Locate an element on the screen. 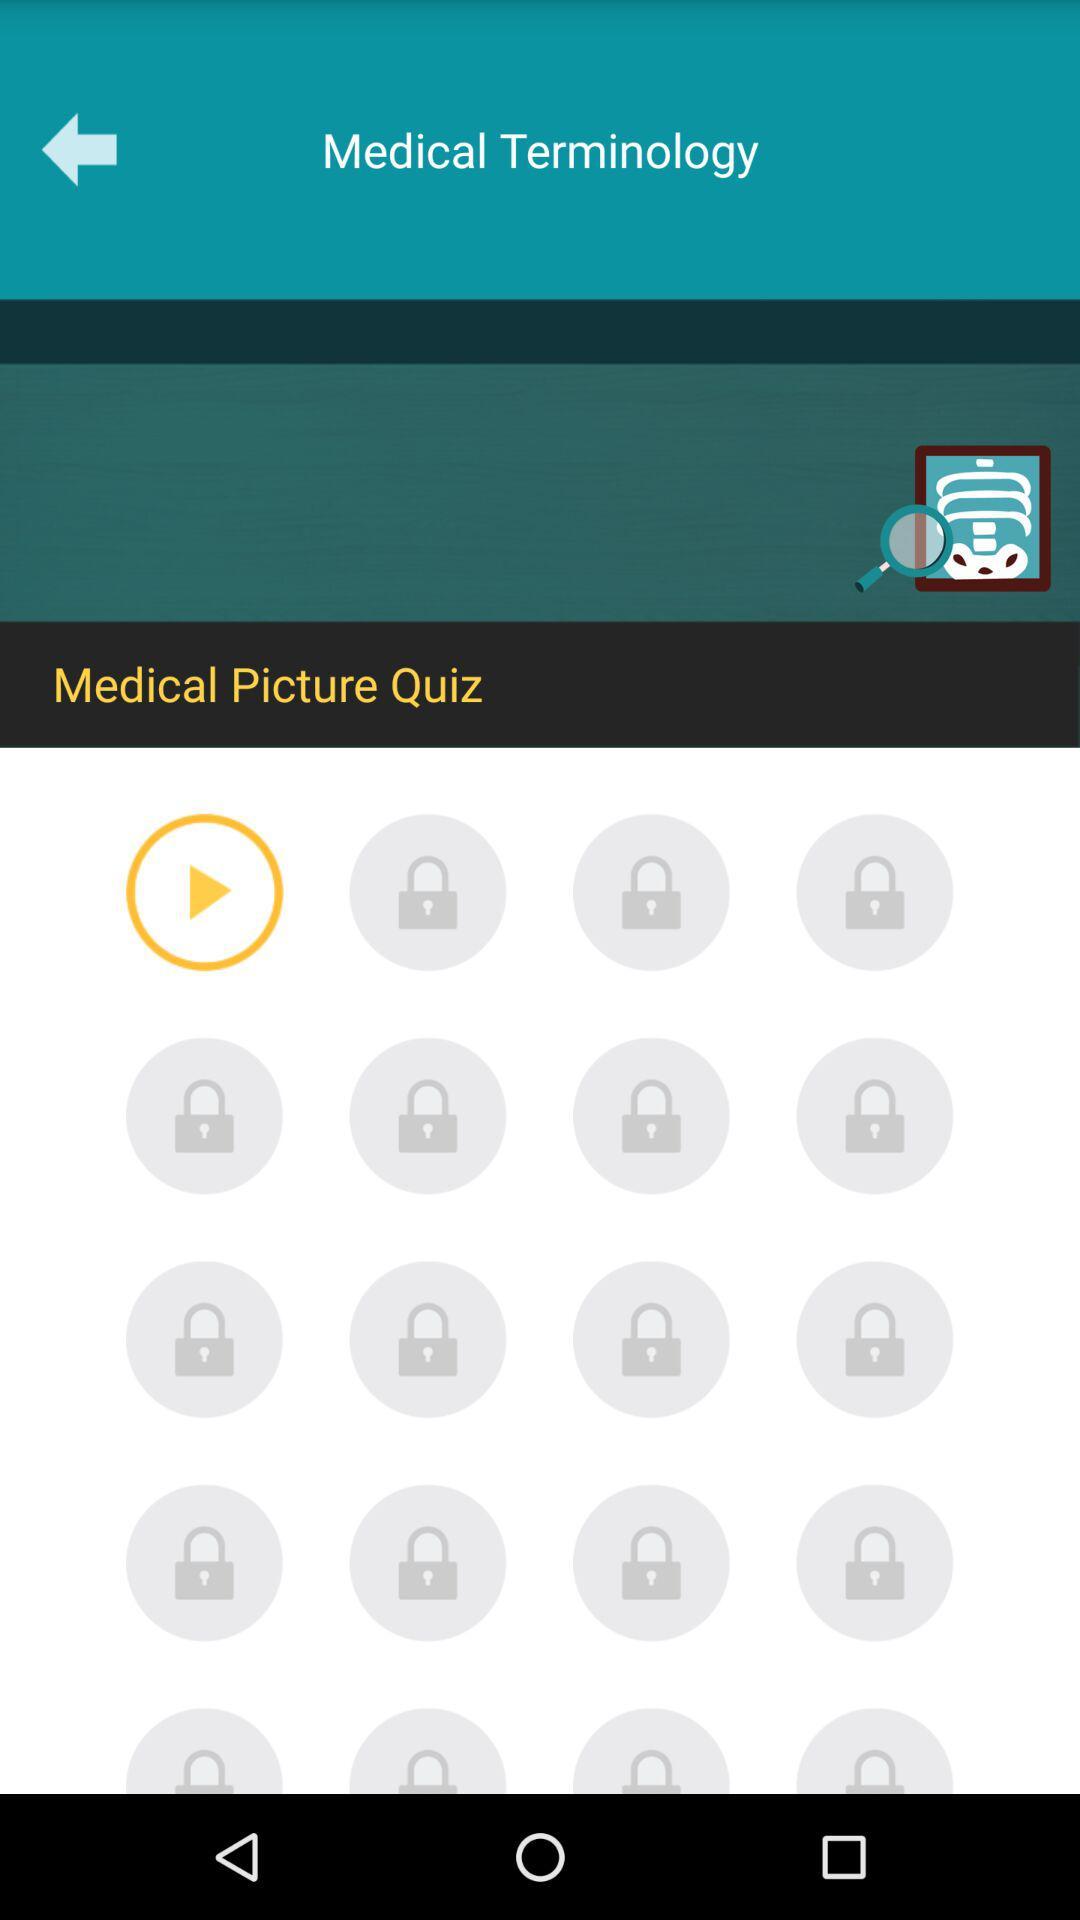  the lock icon is located at coordinates (427, 1194).